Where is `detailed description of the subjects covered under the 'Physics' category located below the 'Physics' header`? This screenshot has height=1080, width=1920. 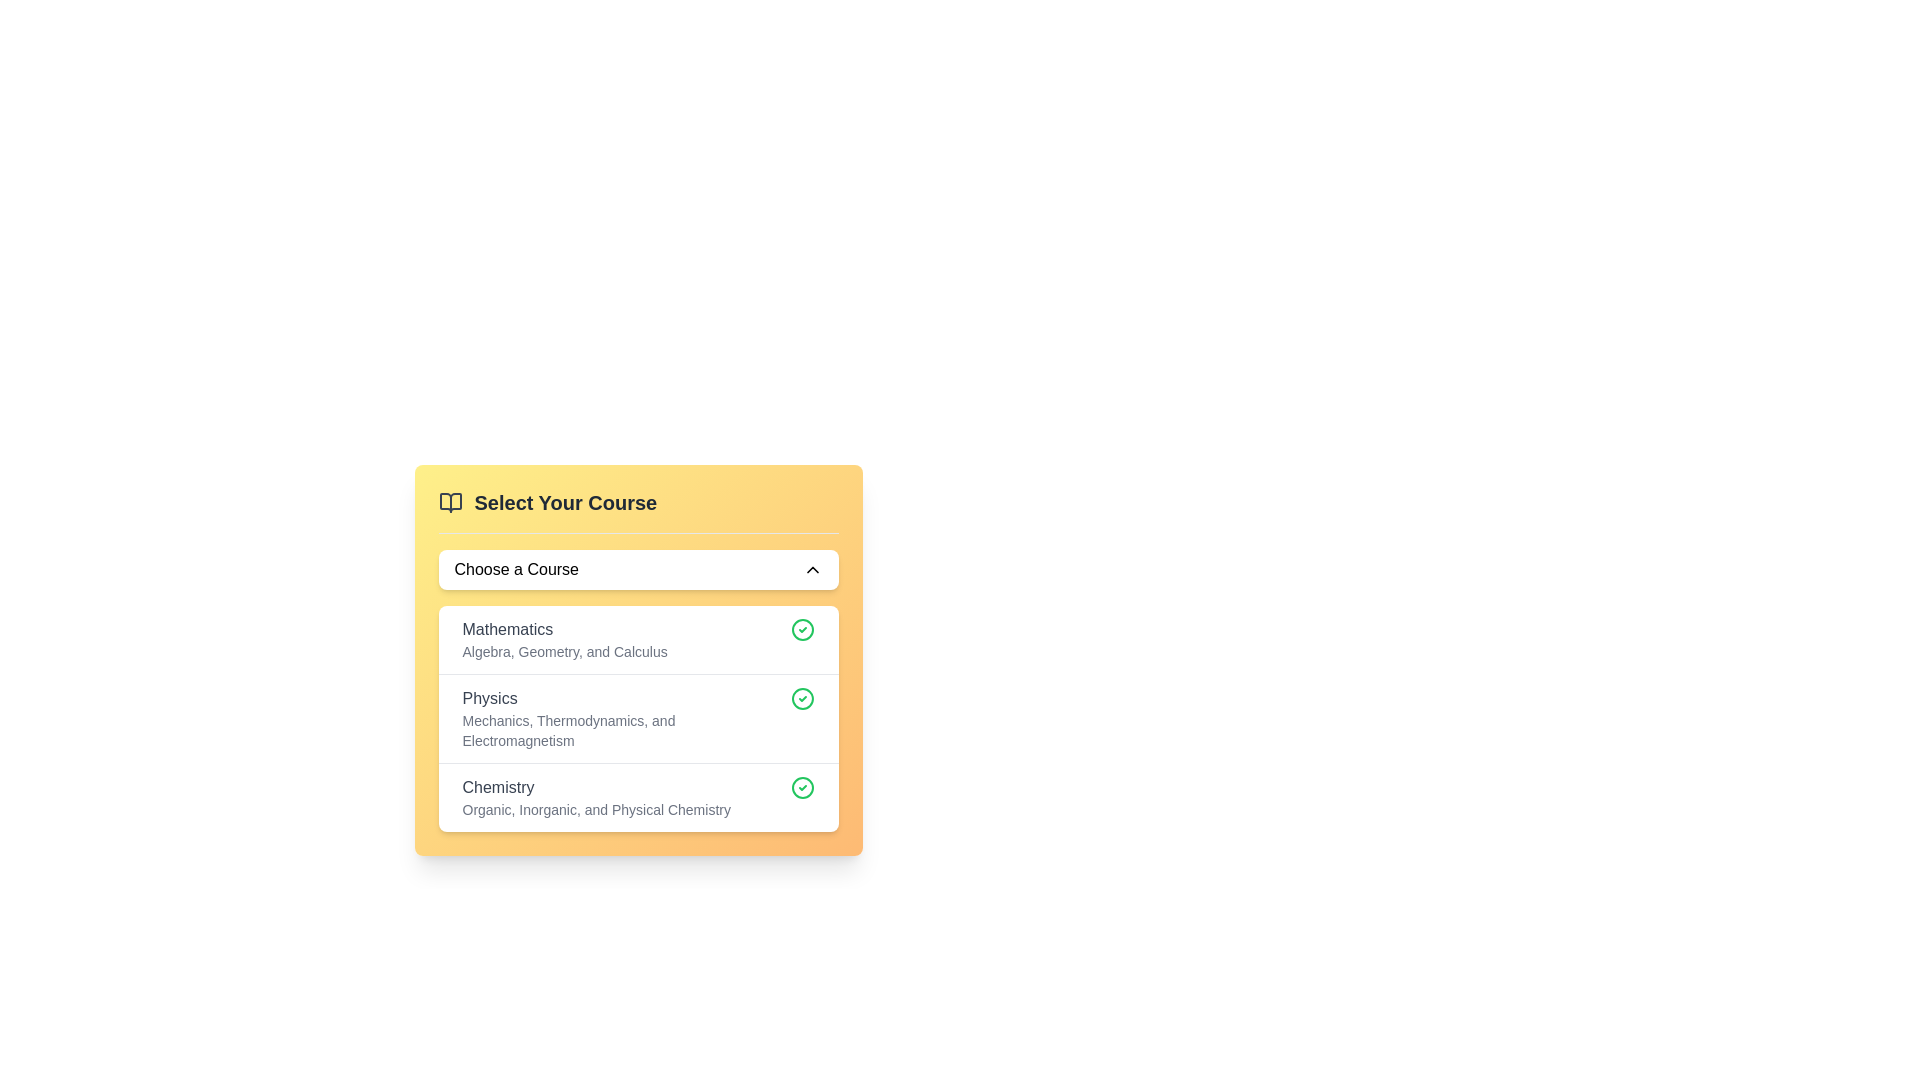
detailed description of the subjects covered under the 'Physics' category located below the 'Physics' header is located at coordinates (625, 731).